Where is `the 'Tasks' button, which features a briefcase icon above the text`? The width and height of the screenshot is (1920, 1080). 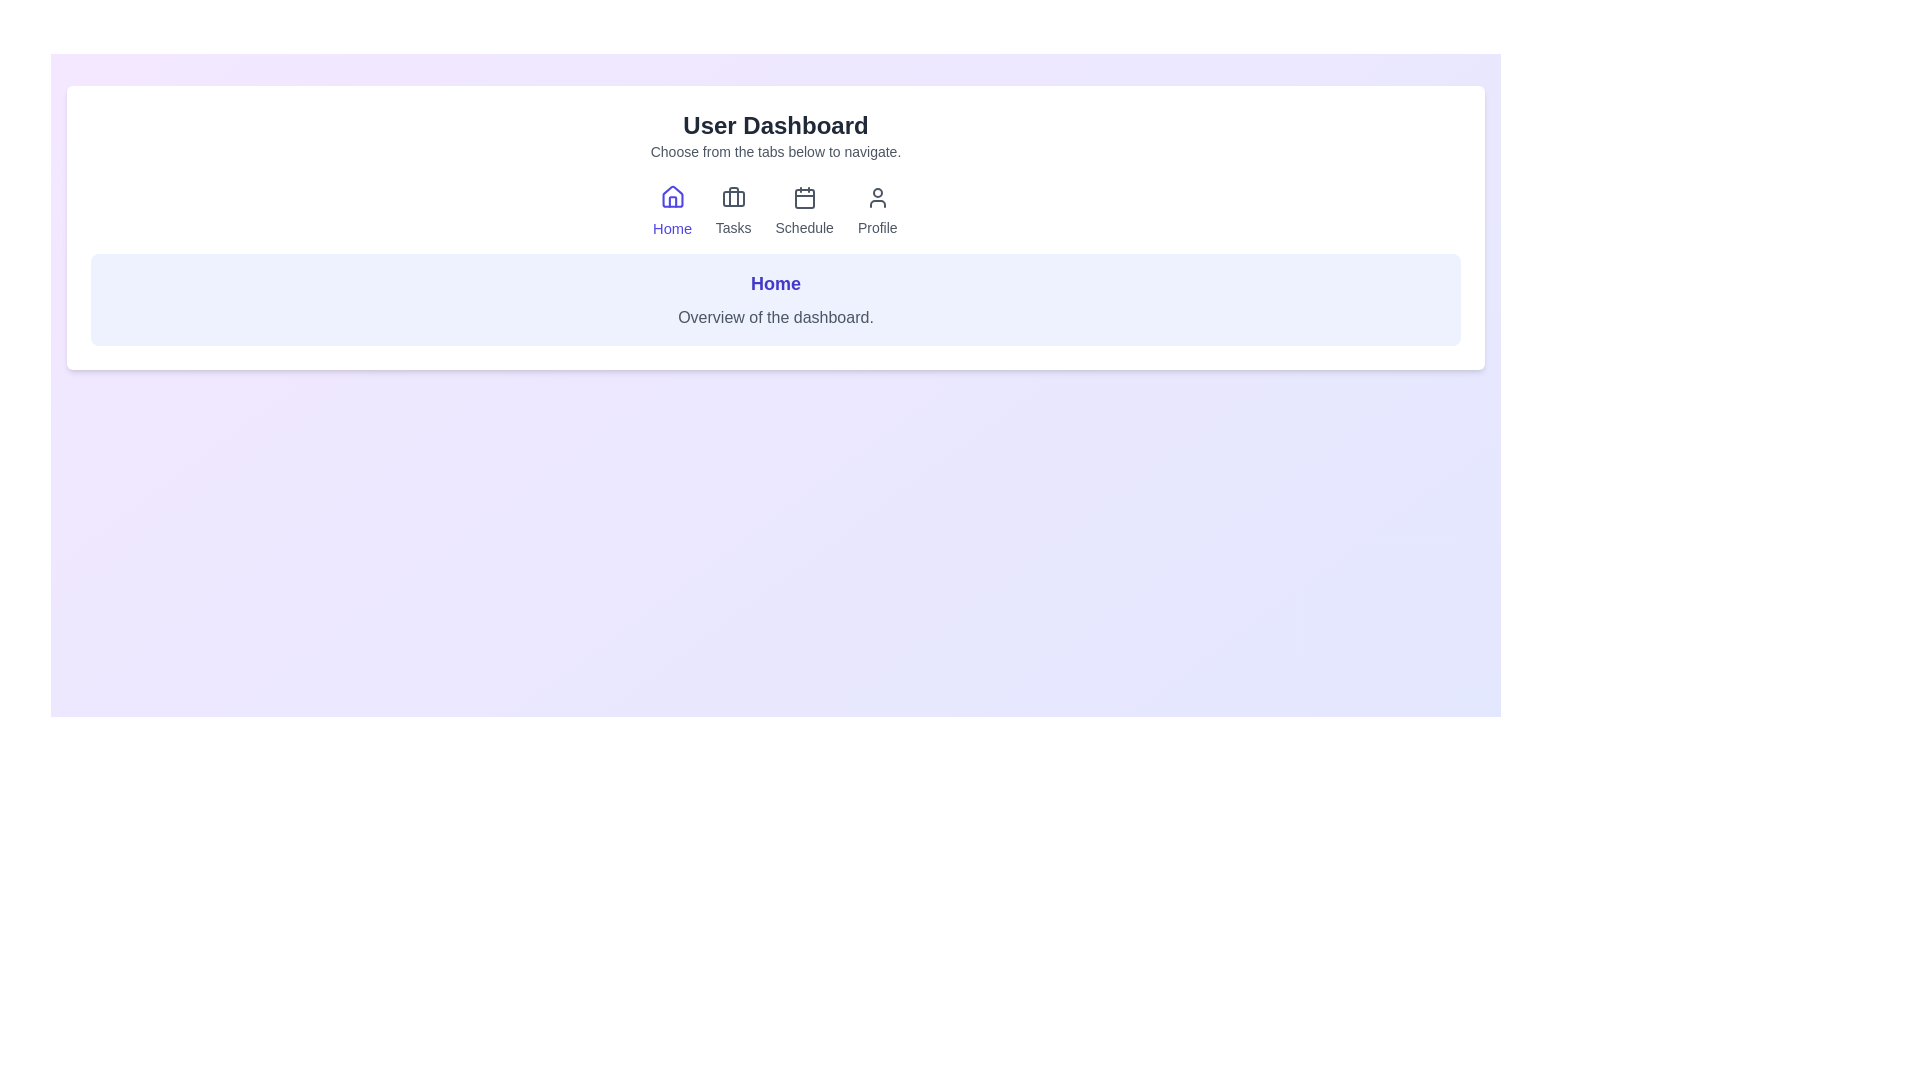 the 'Tasks' button, which features a briefcase icon above the text is located at coordinates (732, 212).